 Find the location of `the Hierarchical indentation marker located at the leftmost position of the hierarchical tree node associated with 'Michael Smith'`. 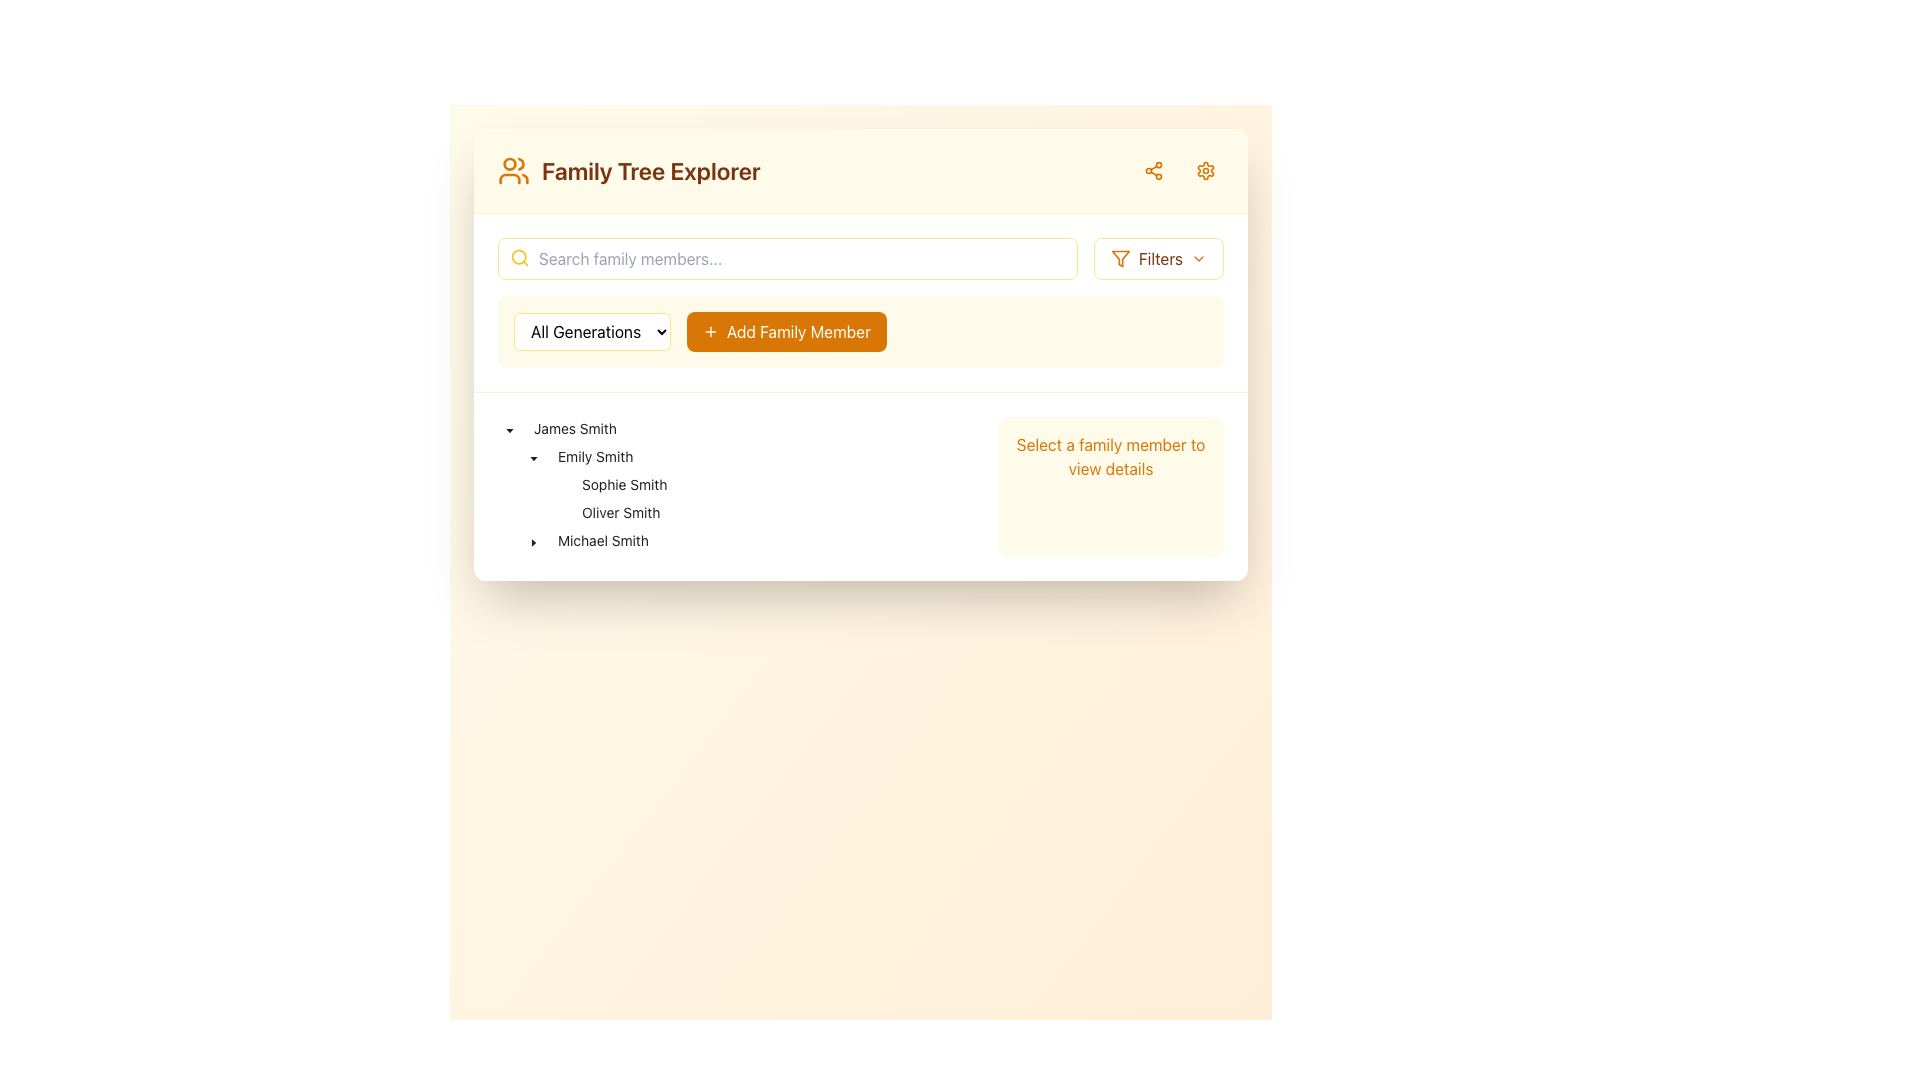

the Hierarchical indentation marker located at the leftmost position of the hierarchical tree node associated with 'Michael Smith' is located at coordinates (509, 540).